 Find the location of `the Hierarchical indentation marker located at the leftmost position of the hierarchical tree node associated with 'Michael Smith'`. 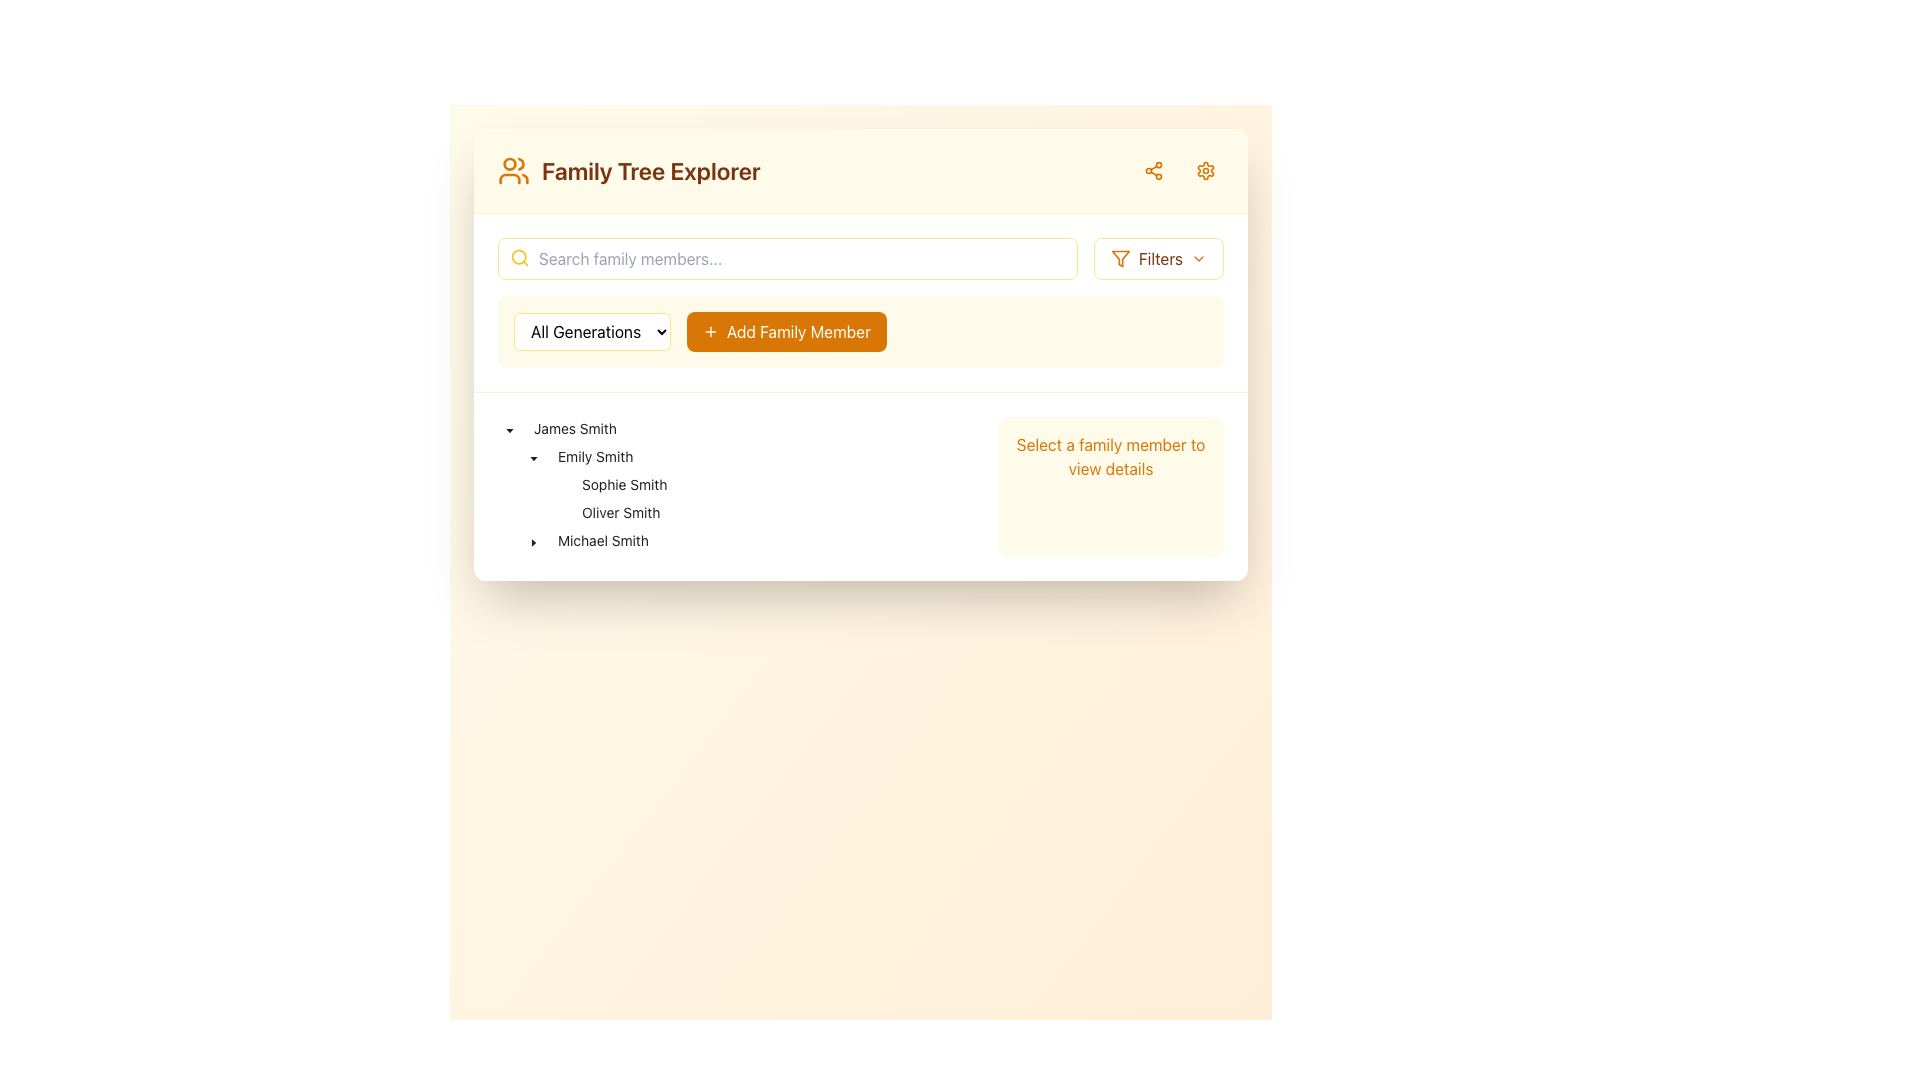

the Hierarchical indentation marker located at the leftmost position of the hierarchical tree node associated with 'Michael Smith' is located at coordinates (509, 540).